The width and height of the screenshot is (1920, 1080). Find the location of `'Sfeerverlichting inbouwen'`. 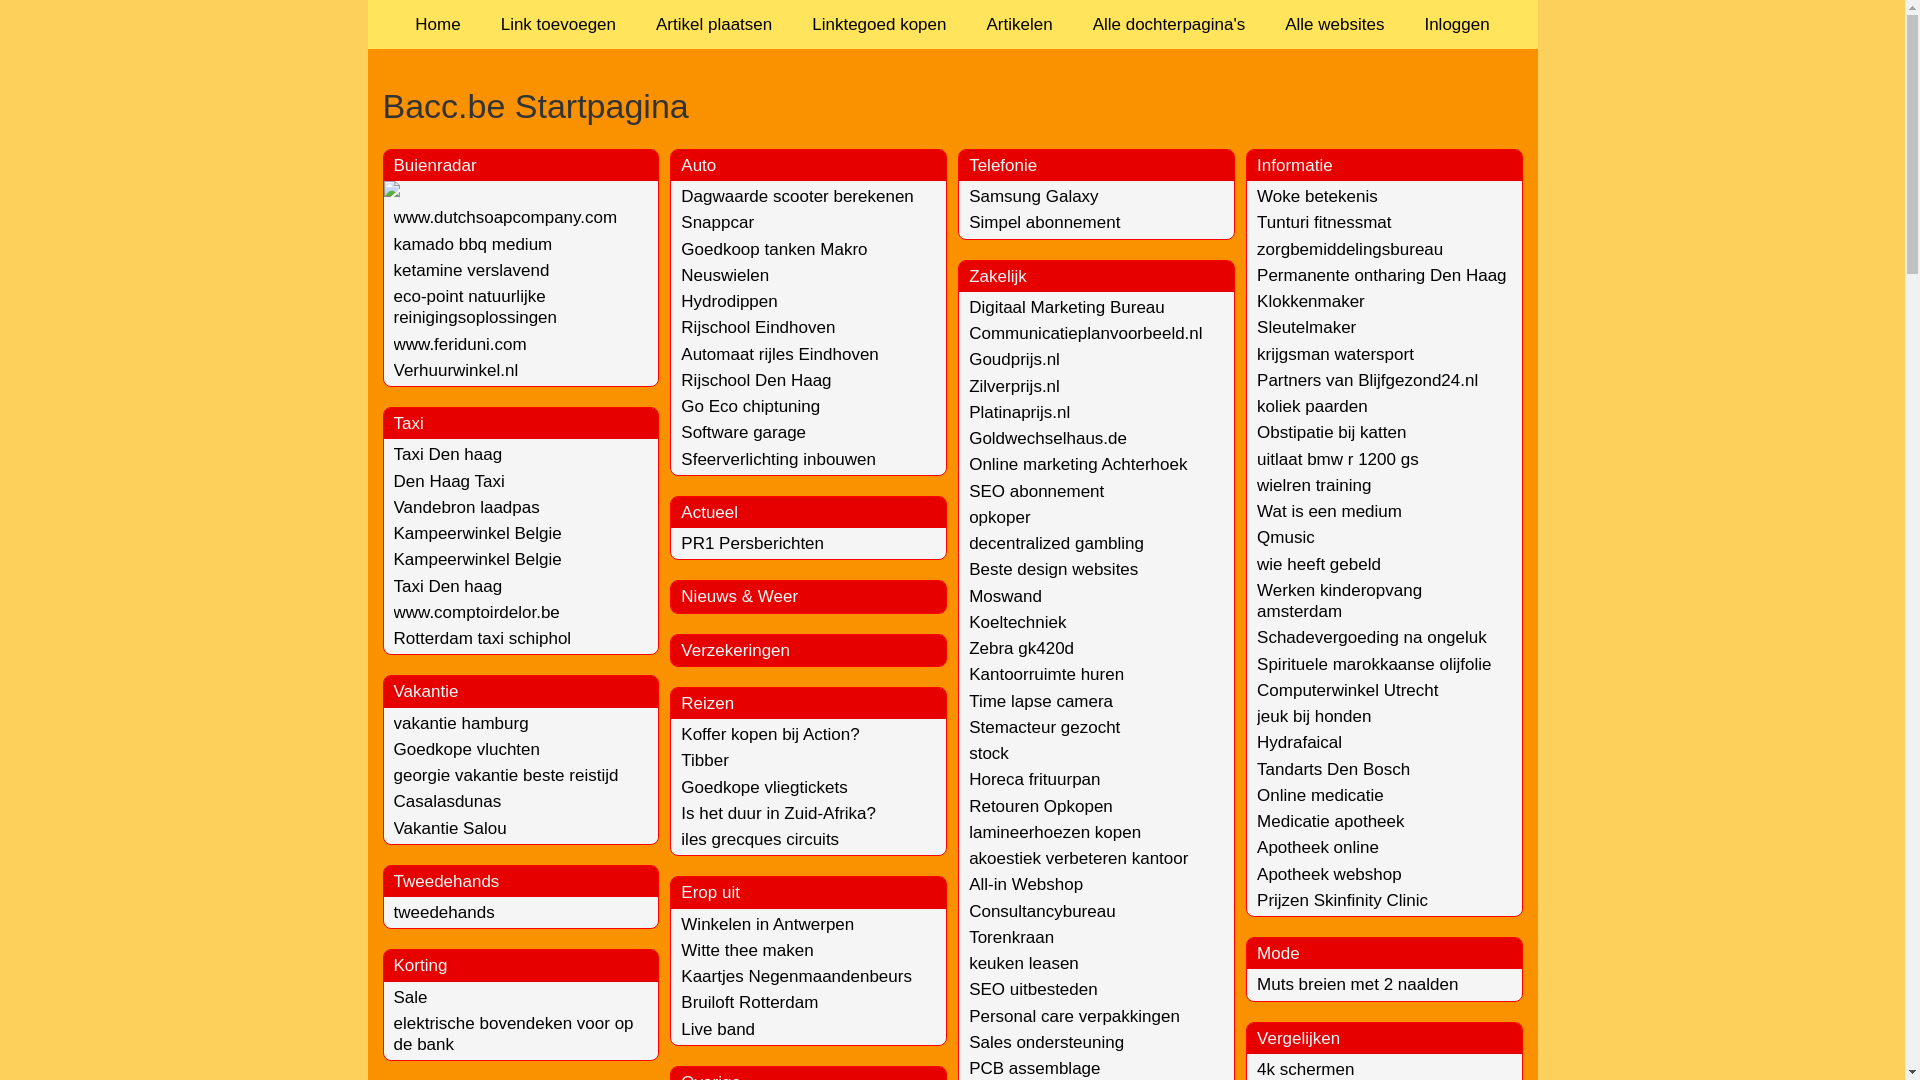

'Sfeerverlichting inbouwen' is located at coordinates (777, 459).